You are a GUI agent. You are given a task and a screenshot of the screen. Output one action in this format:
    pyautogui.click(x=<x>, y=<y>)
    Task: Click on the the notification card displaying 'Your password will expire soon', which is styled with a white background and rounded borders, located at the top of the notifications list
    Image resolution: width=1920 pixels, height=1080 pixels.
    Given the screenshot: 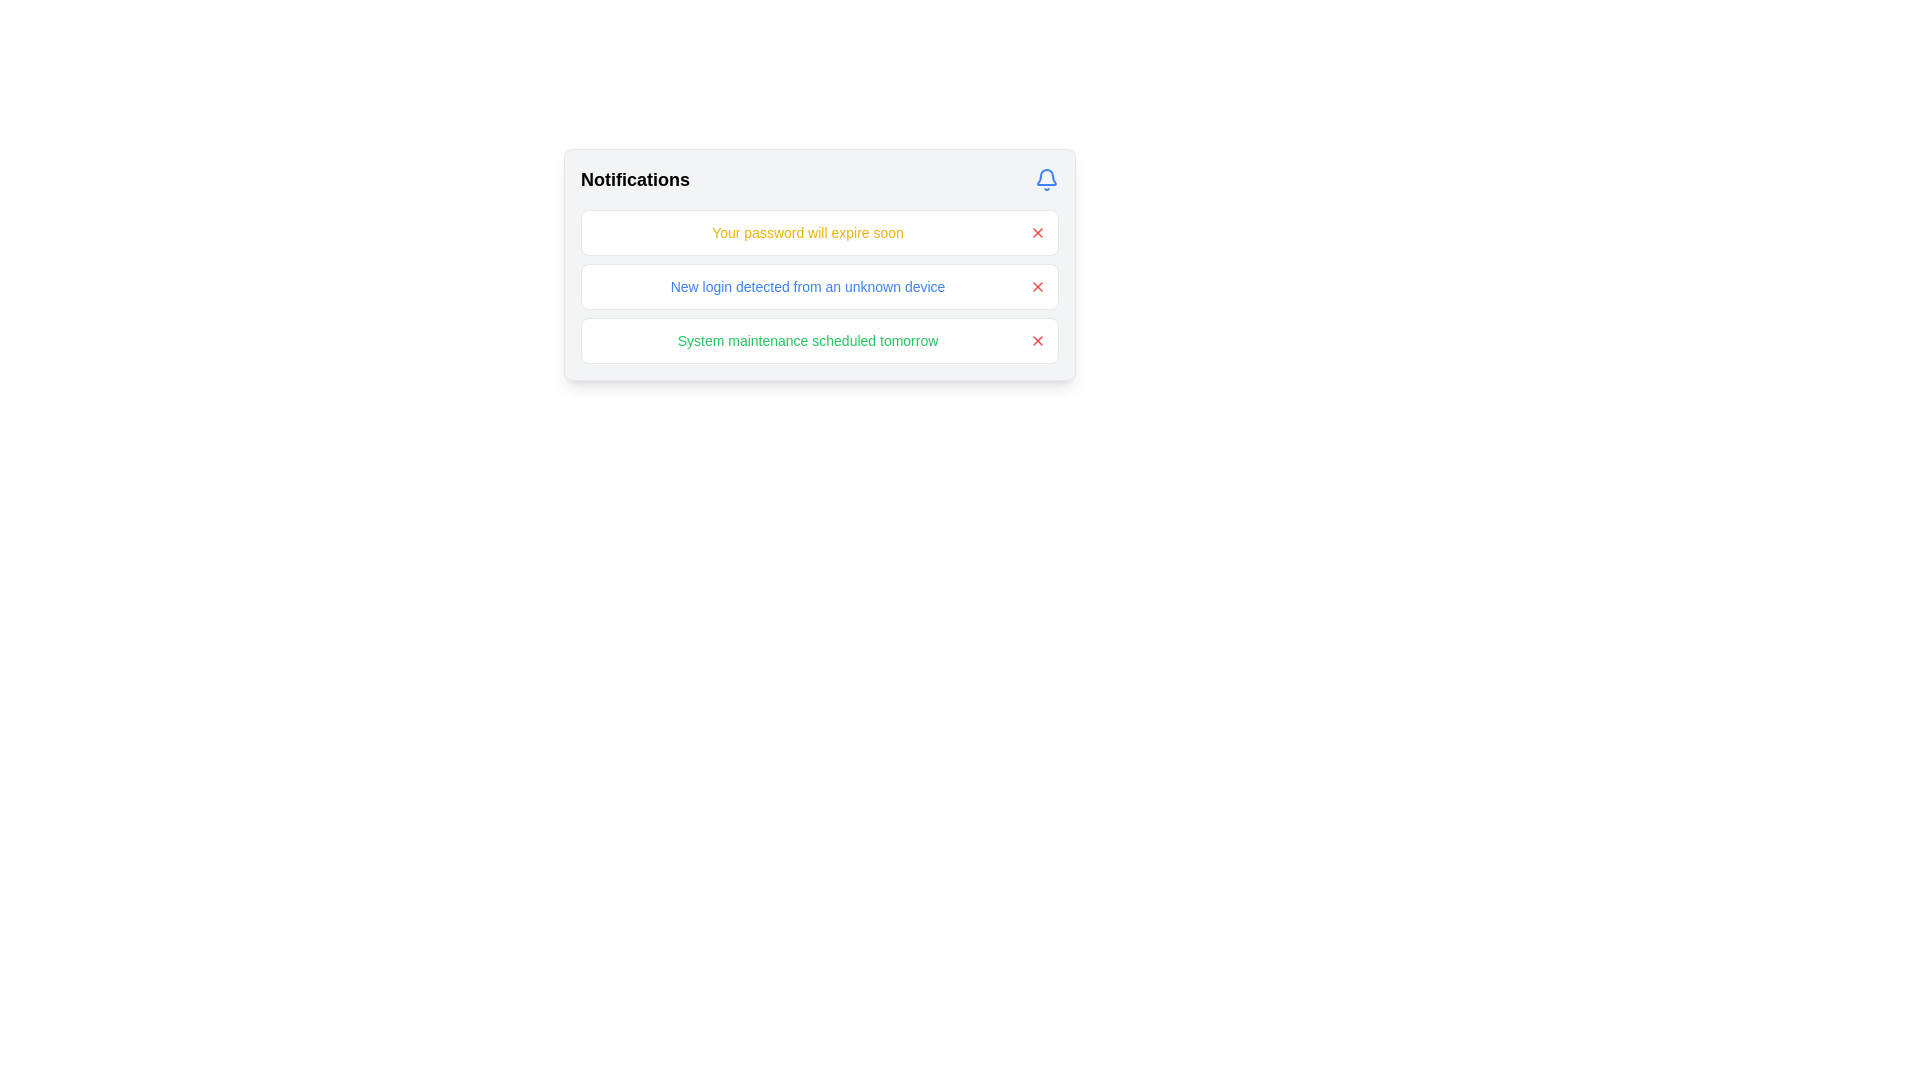 What is the action you would take?
    pyautogui.click(x=820, y=231)
    